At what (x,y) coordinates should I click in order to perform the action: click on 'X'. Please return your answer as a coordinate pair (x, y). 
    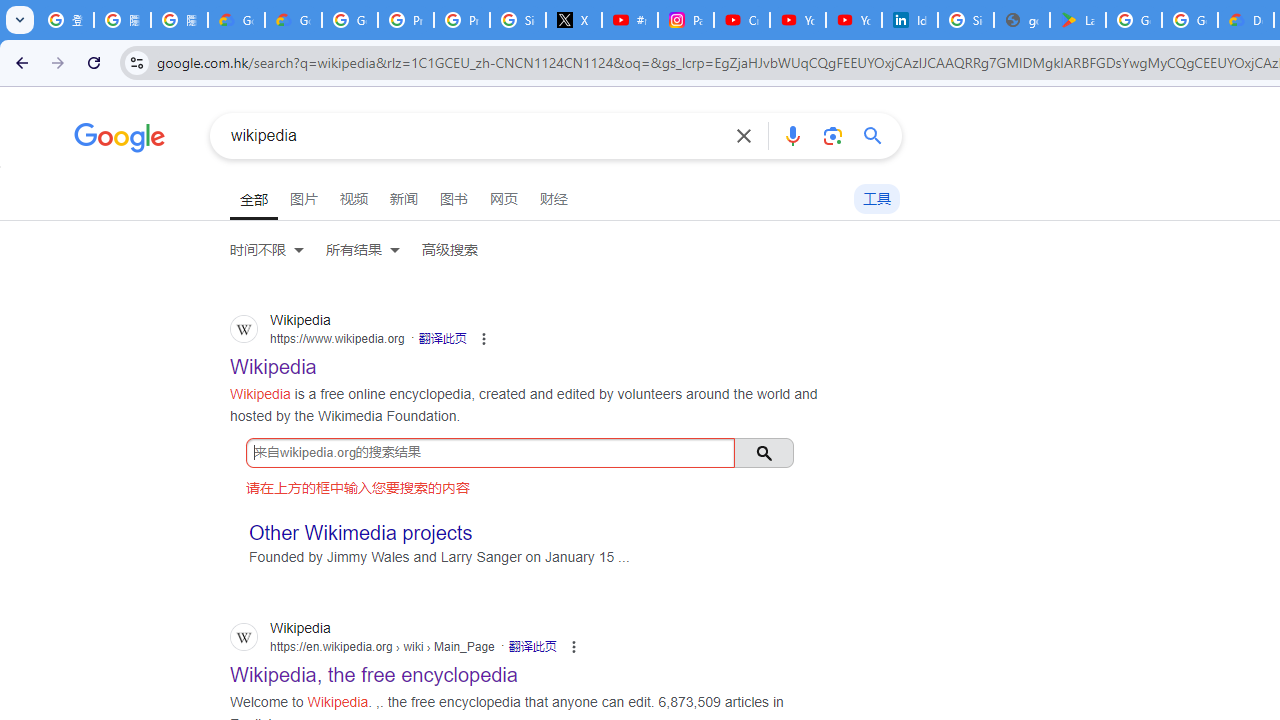
    Looking at the image, I should click on (573, 20).